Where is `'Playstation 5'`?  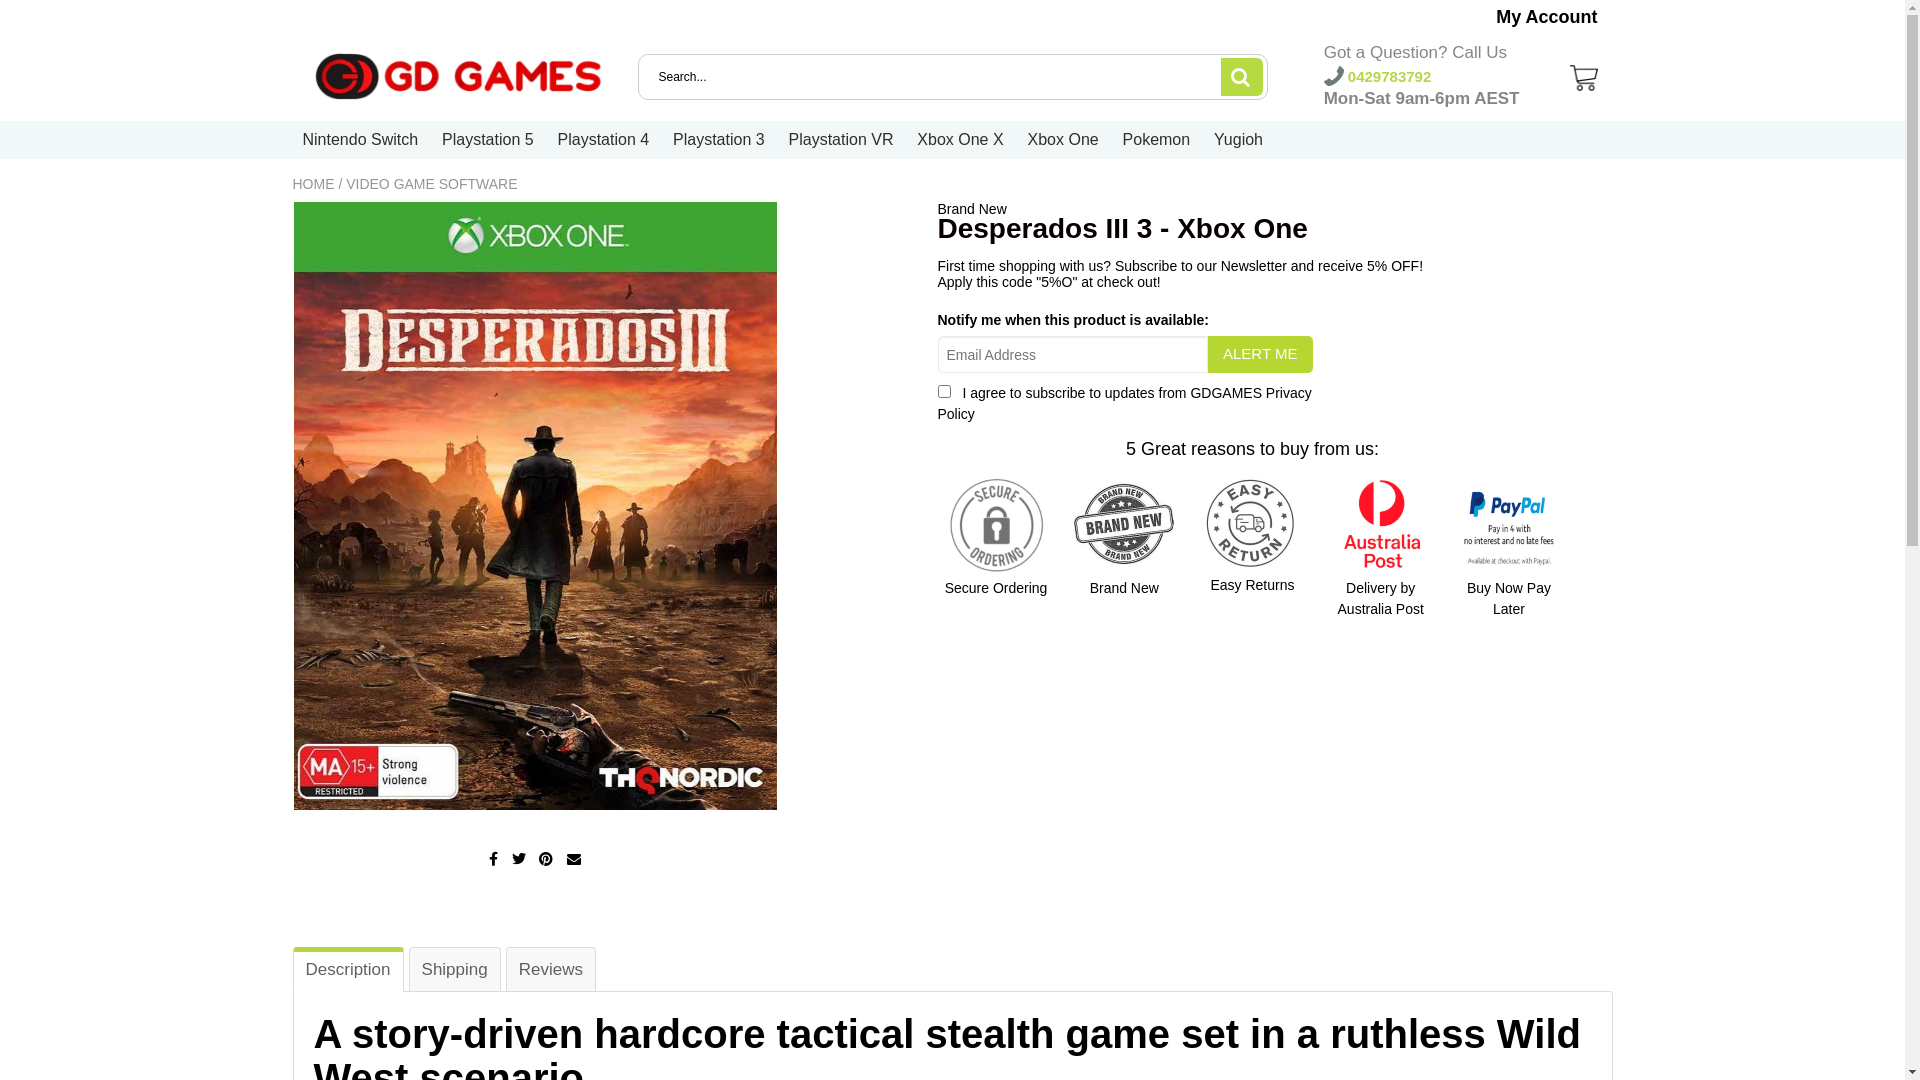 'Playstation 5' is located at coordinates (488, 138).